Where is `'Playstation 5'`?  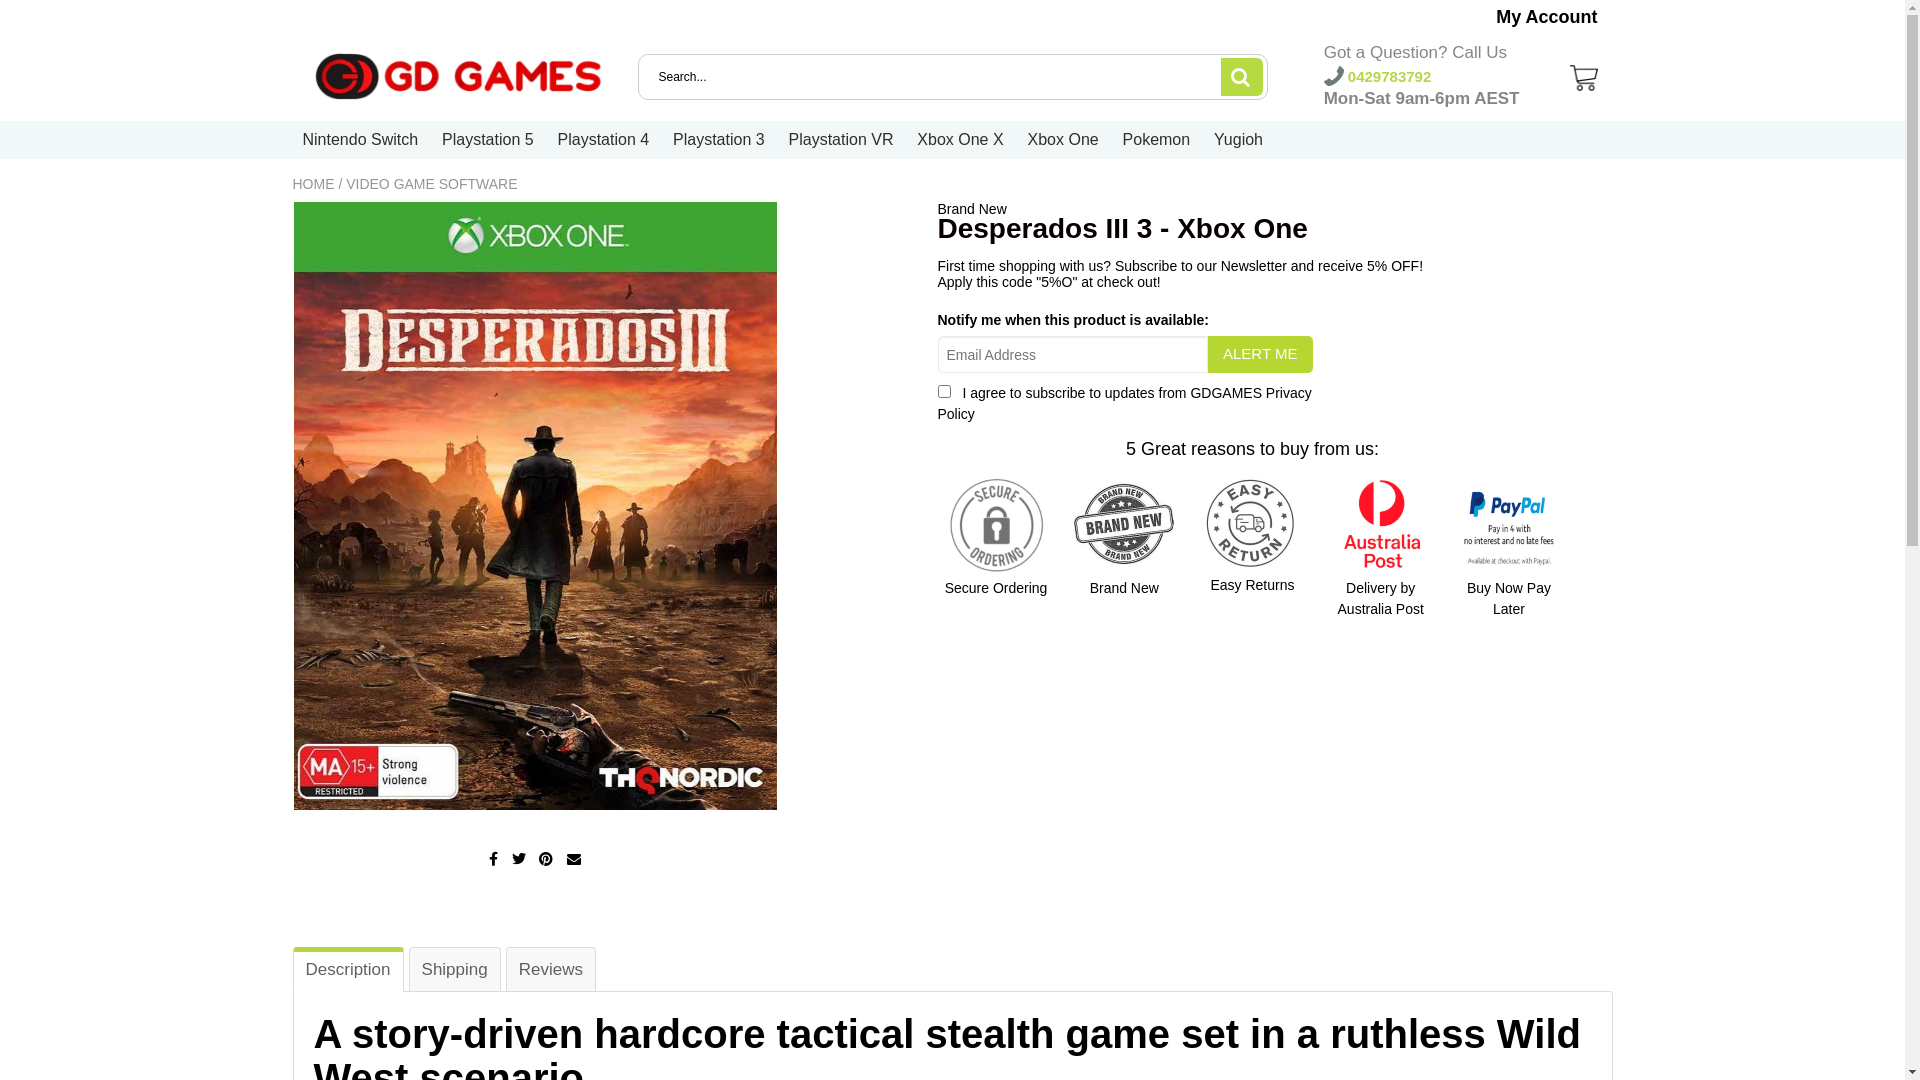 'Playstation 5' is located at coordinates (488, 138).